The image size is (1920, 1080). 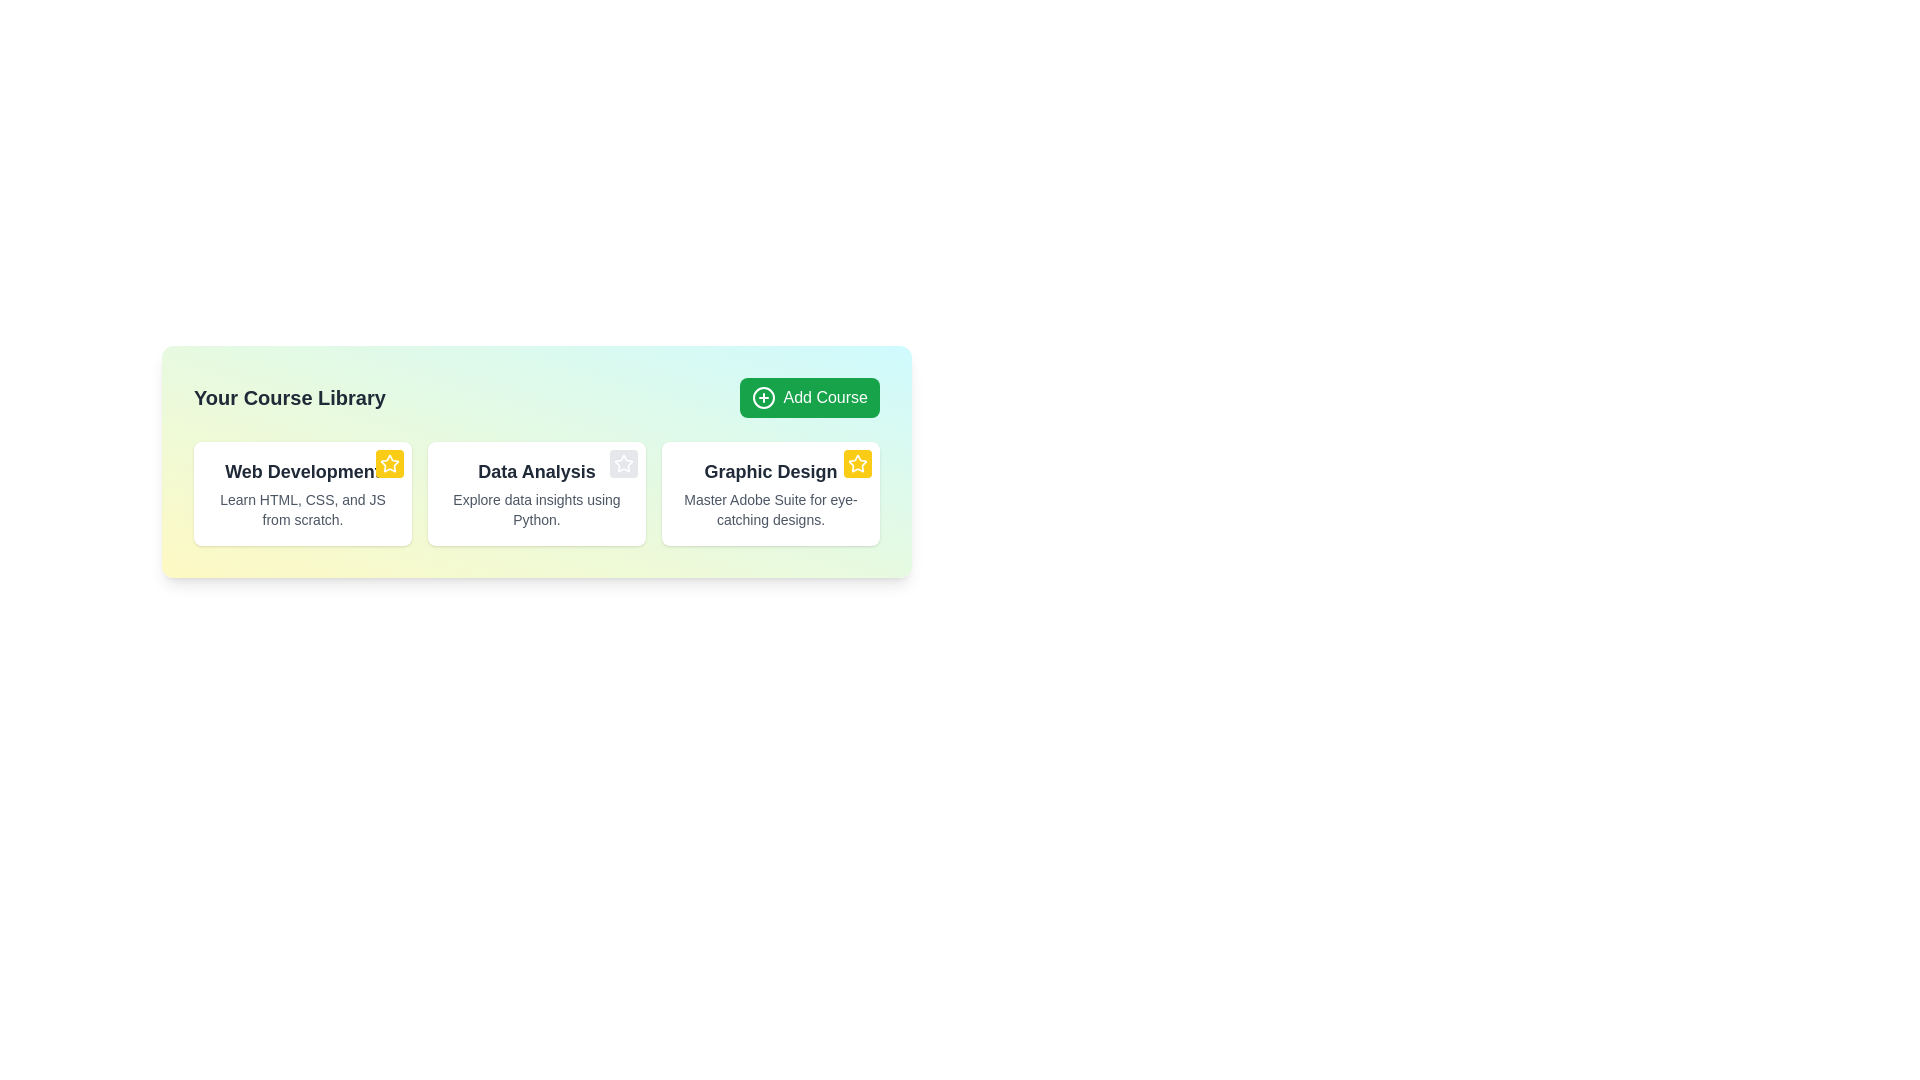 What do you see at coordinates (537, 493) in the screenshot?
I see `the informative card titled 'Data Analysis' with a star icon in the top-right corner, which is located in the center of the card group in 'Your Course Library'` at bounding box center [537, 493].